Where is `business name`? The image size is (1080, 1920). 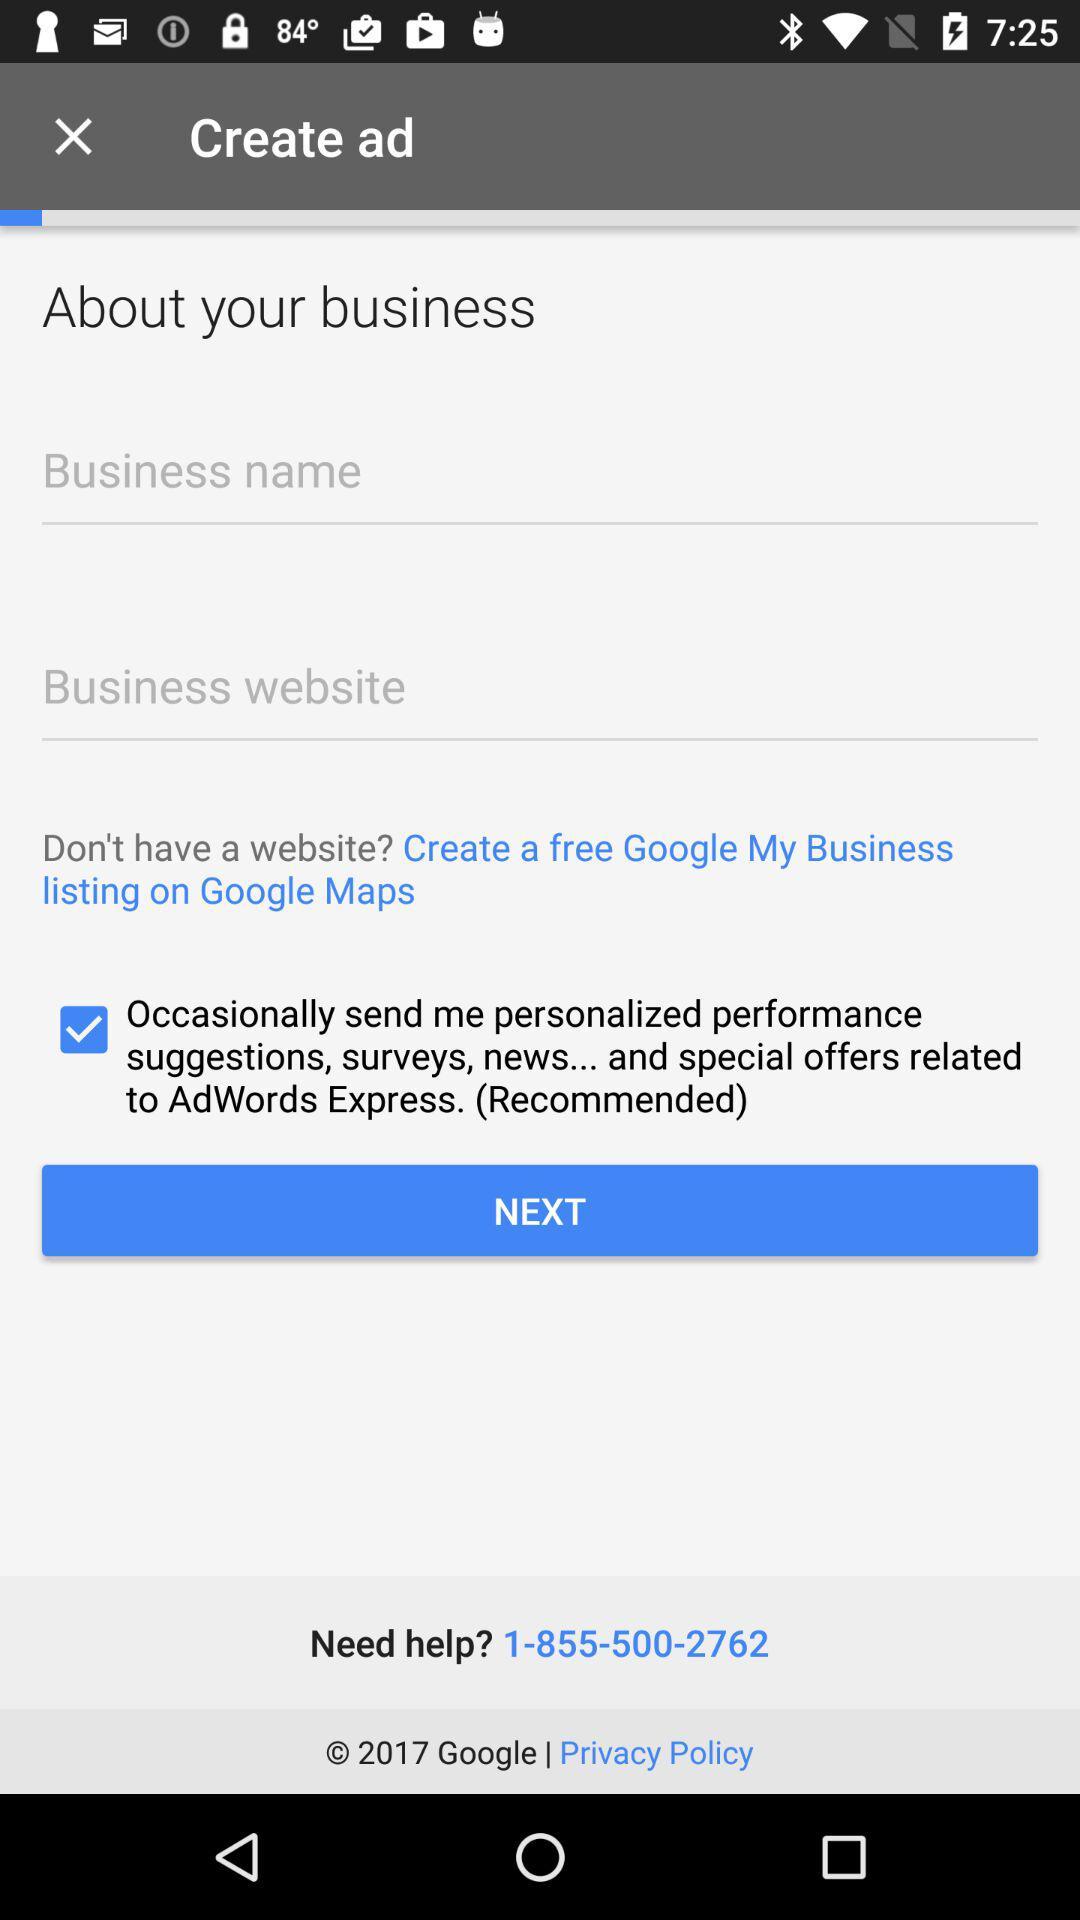 business name is located at coordinates (540, 482).